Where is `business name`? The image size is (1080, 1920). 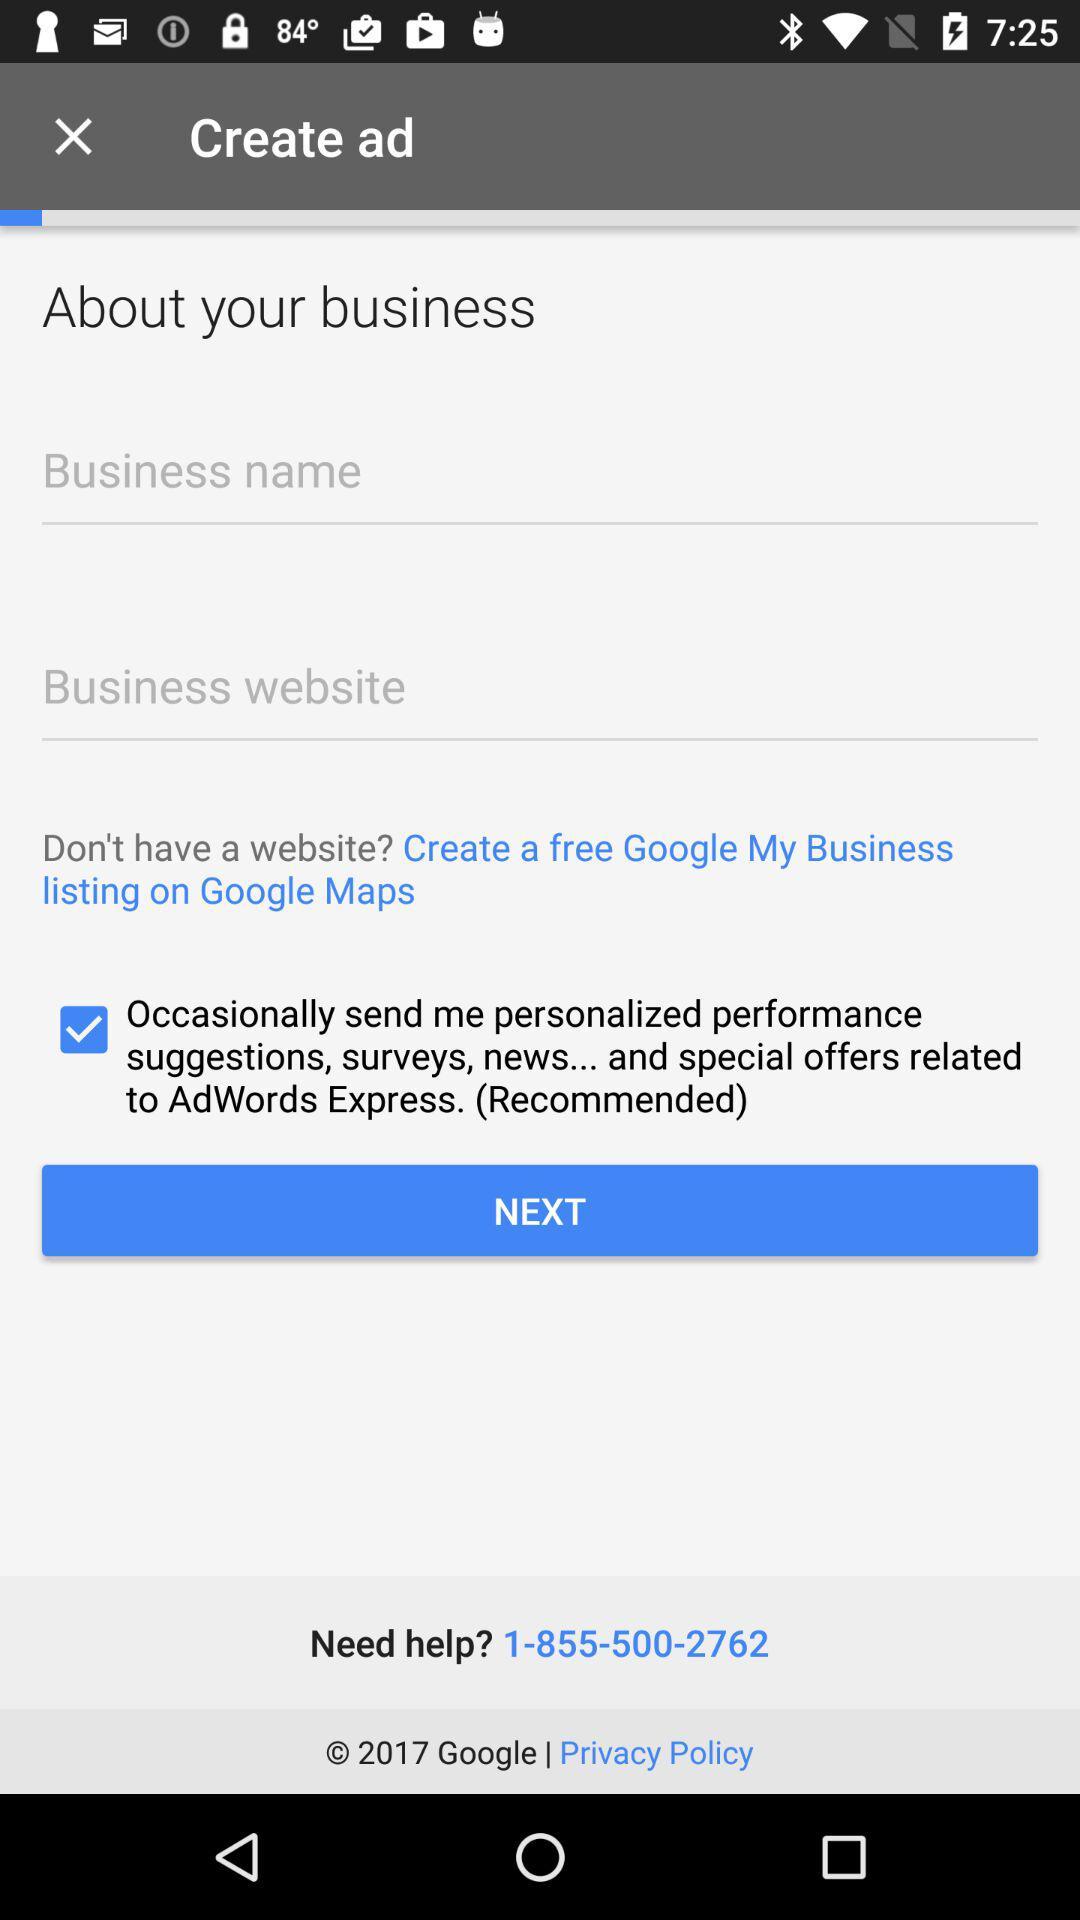 business name is located at coordinates (540, 482).